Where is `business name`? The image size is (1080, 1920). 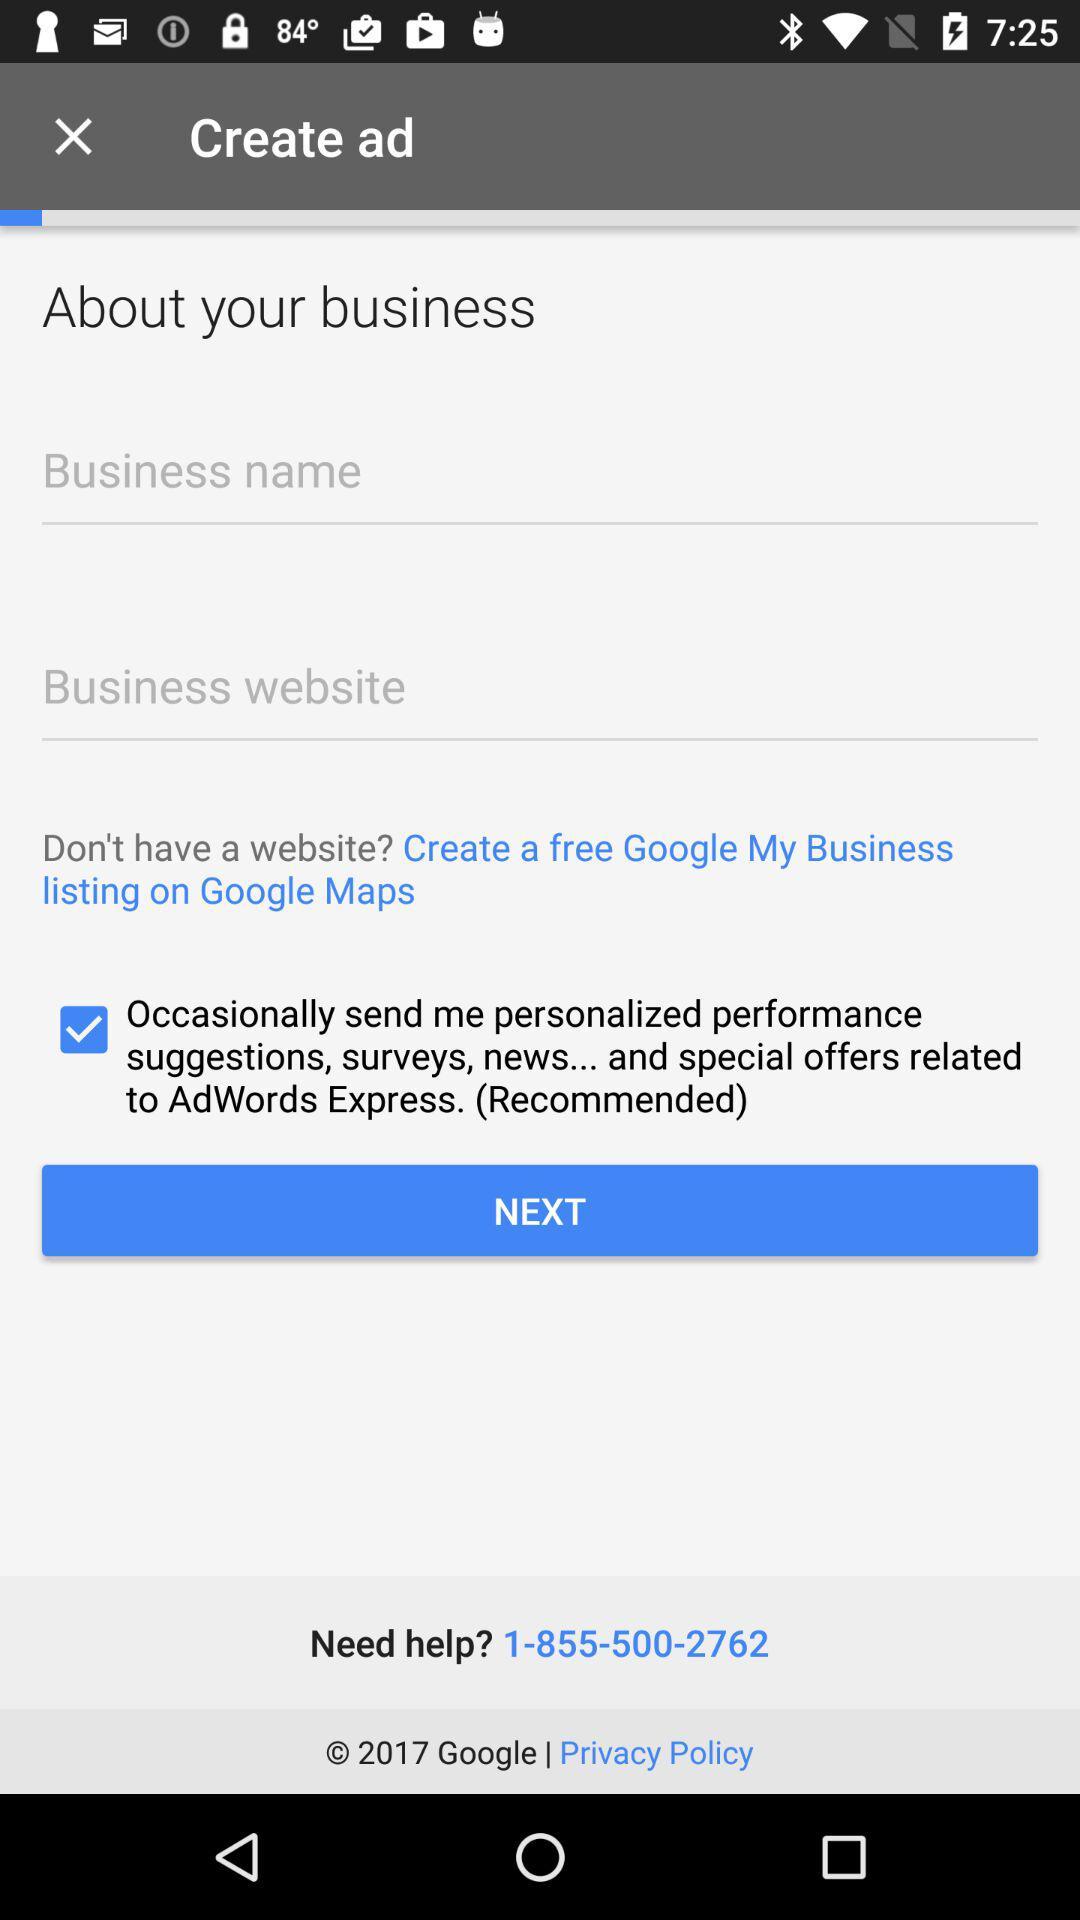 business name is located at coordinates (540, 482).